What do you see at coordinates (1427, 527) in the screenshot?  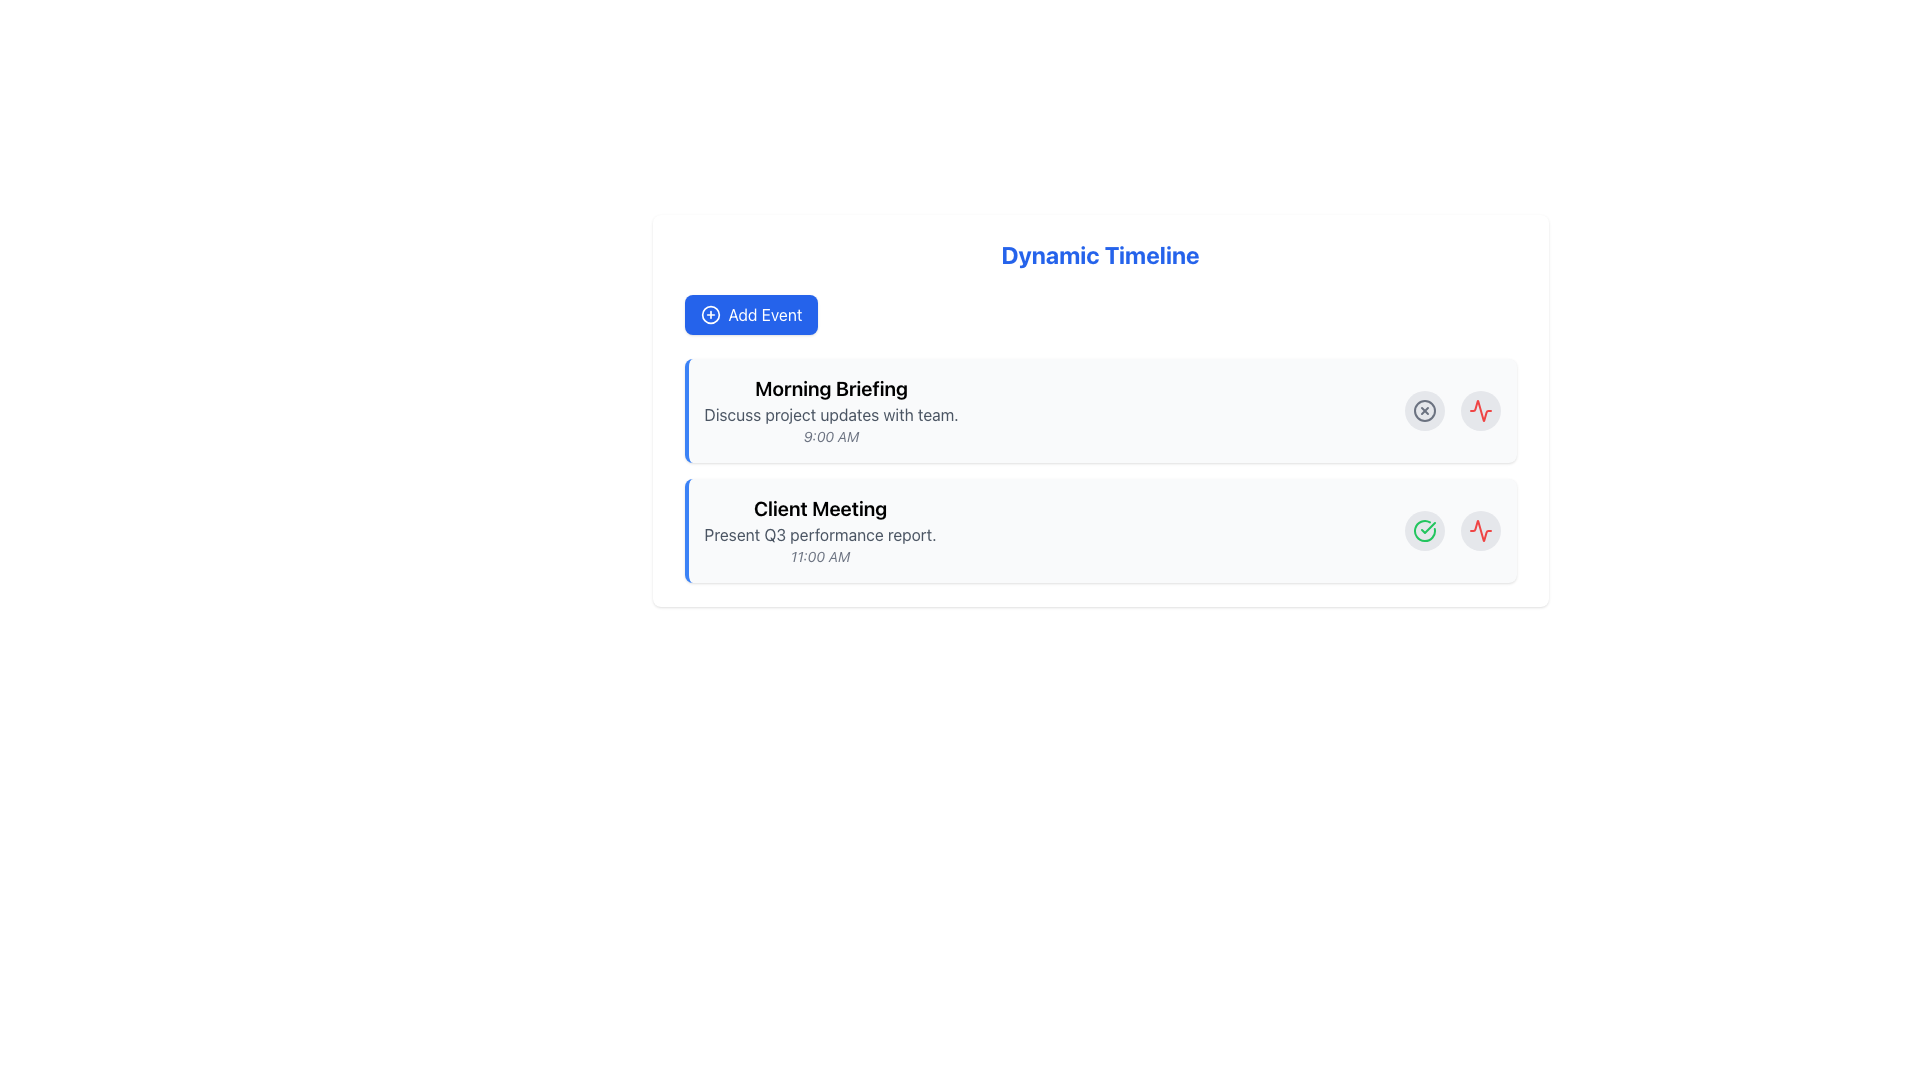 I see `the circular icon that signifies a completed state associated with the 'Client Meeting' card located on the far right of the event card in the displayed timeline` at bounding box center [1427, 527].